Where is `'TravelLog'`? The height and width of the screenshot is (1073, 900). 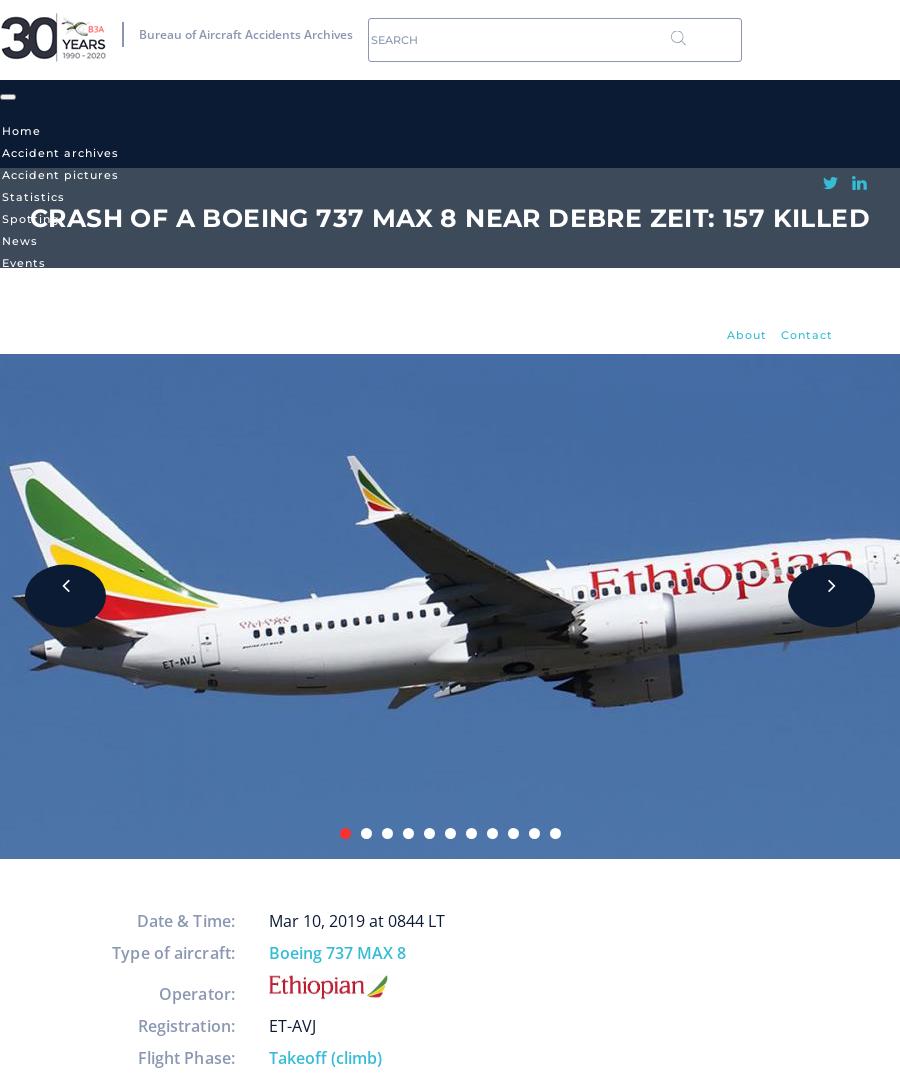 'TravelLog' is located at coordinates (33, 283).